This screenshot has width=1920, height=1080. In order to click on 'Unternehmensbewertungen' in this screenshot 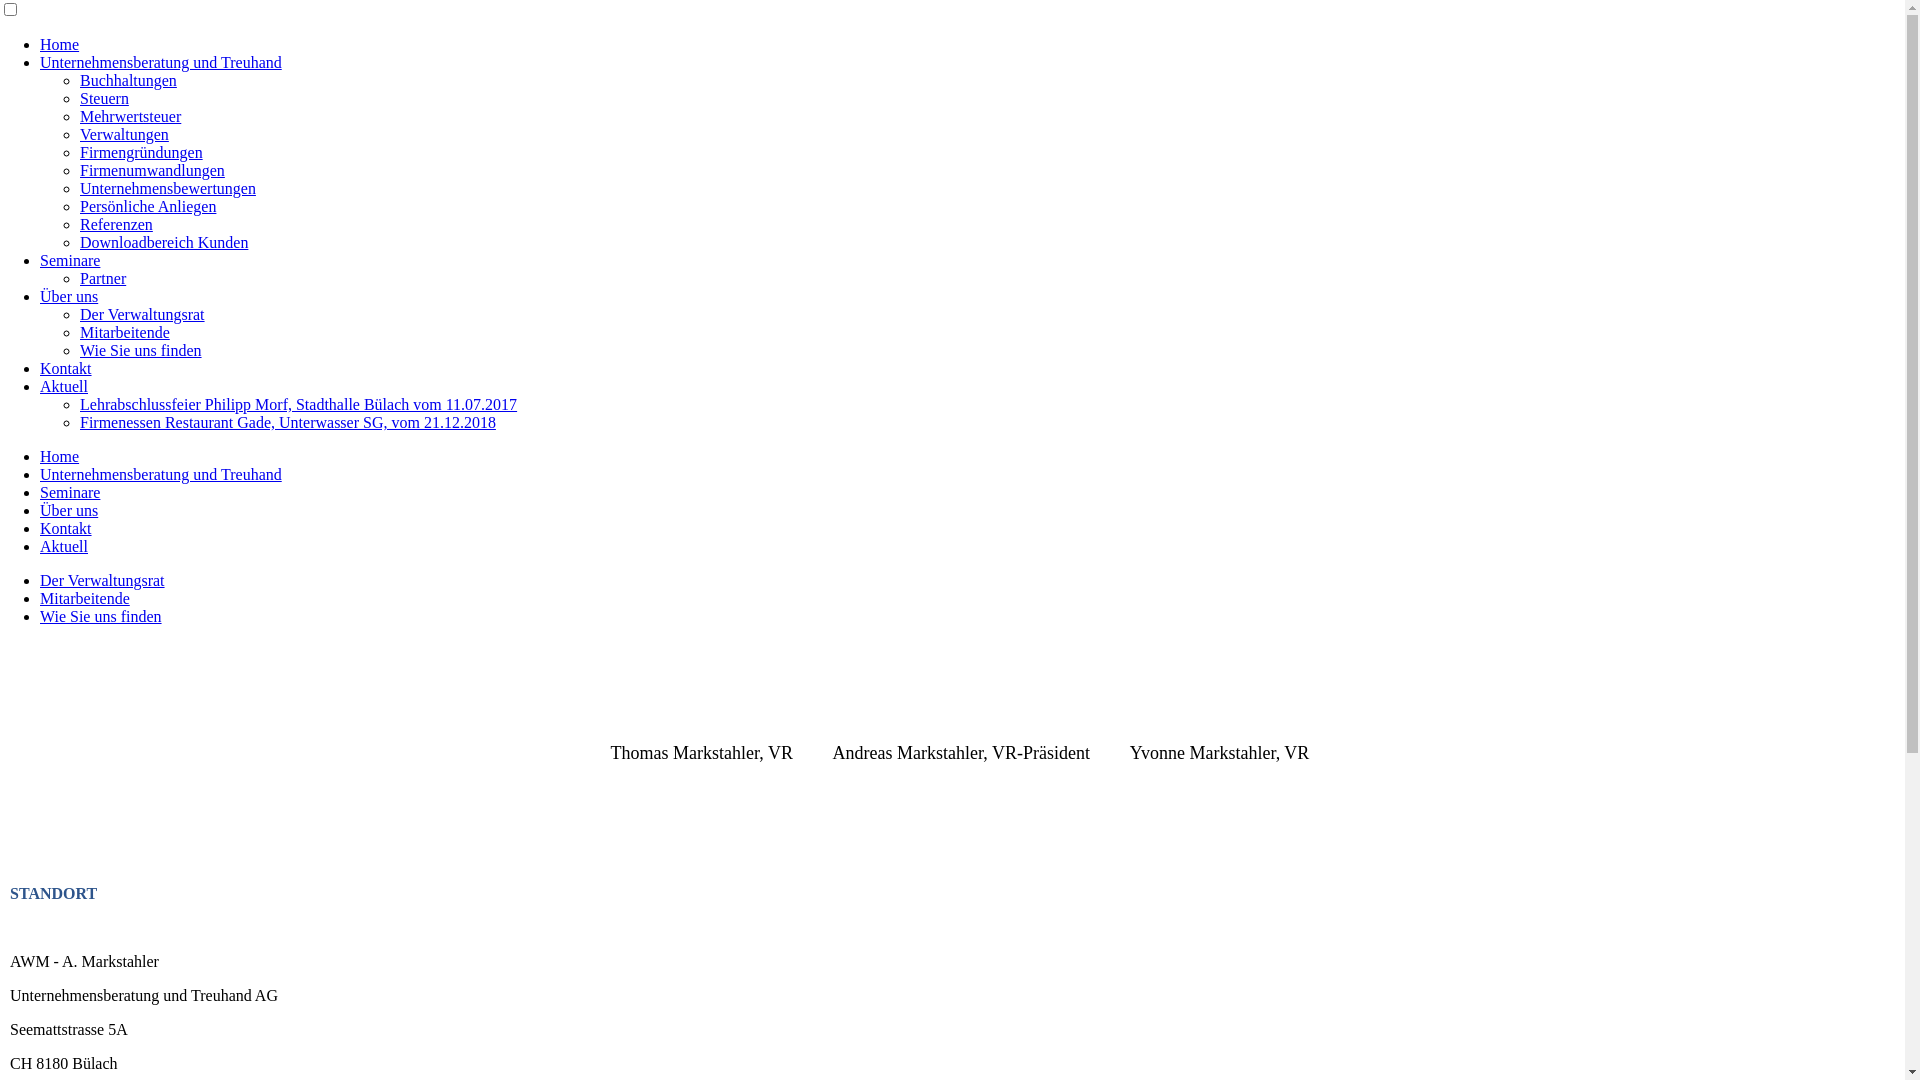, I will do `click(168, 188)`.